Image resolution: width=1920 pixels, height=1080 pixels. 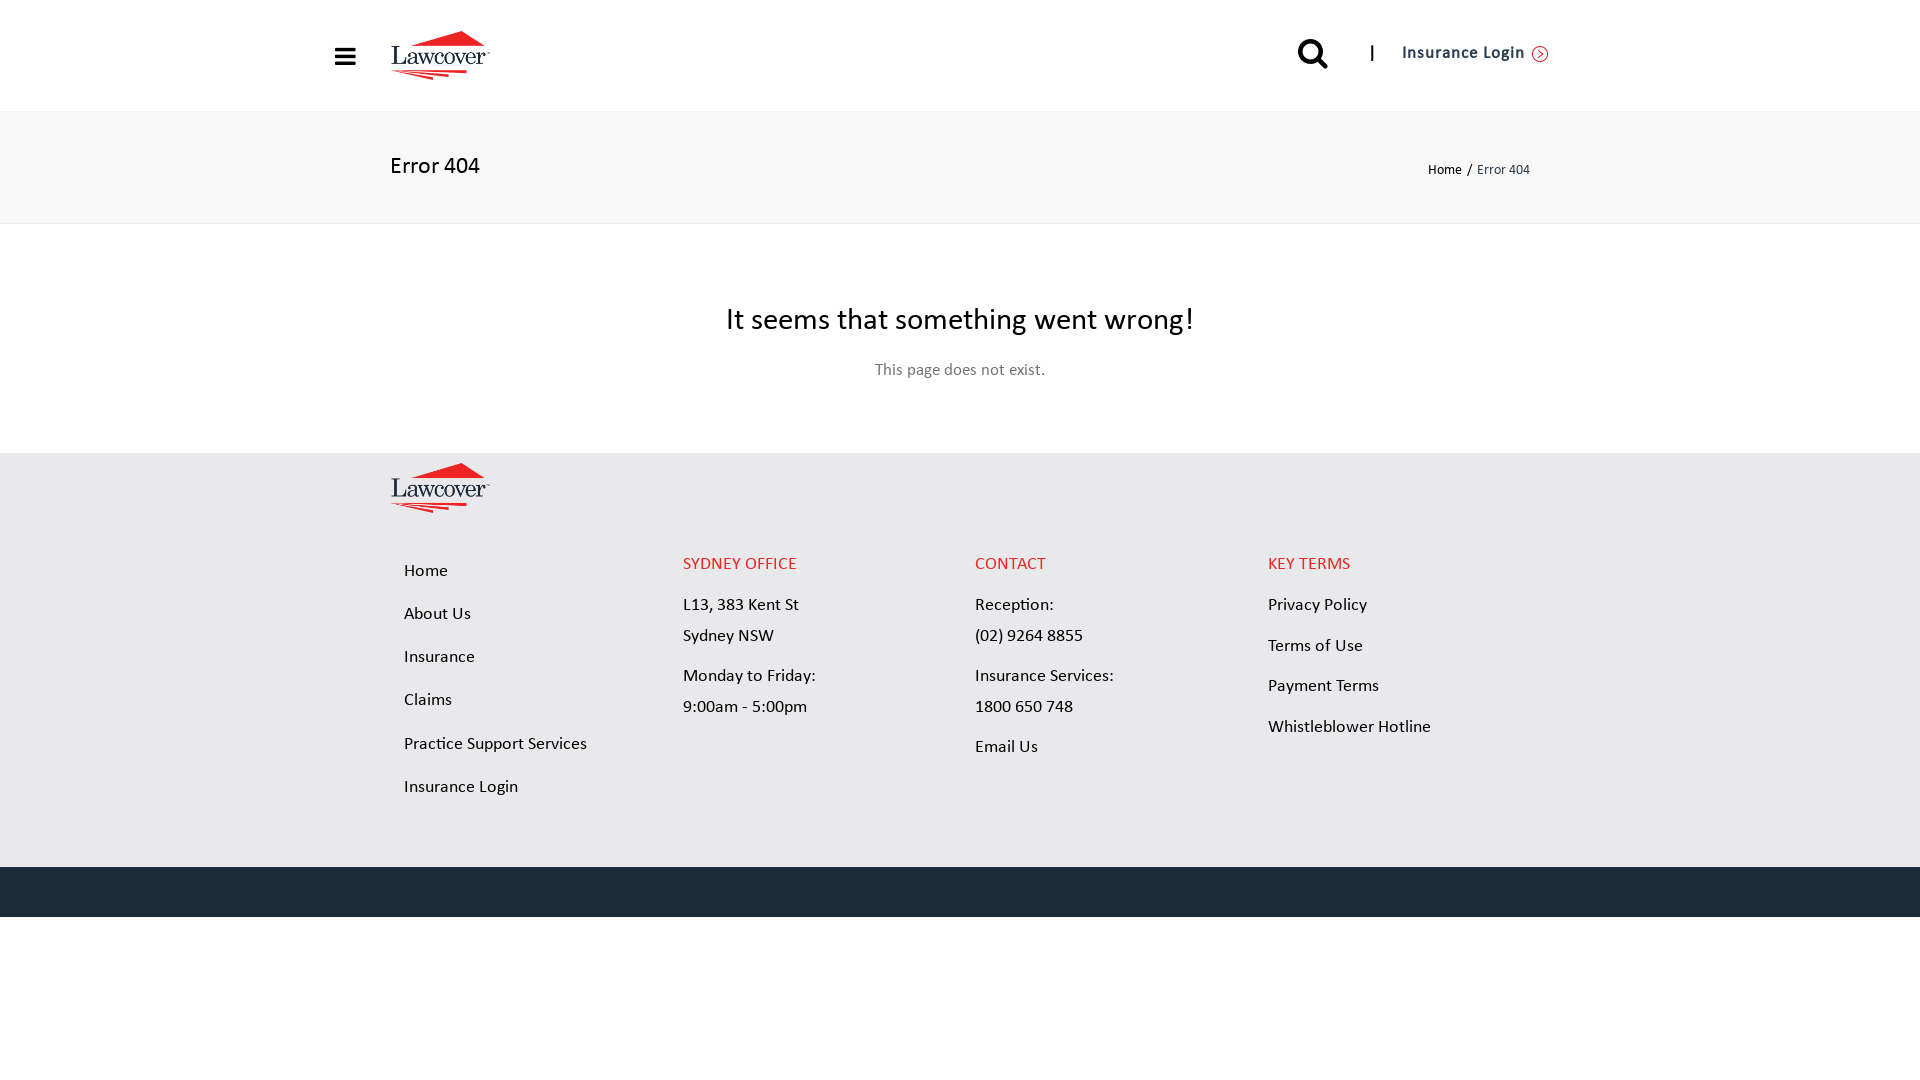 What do you see at coordinates (521, 613) in the screenshot?
I see `'About Us'` at bounding box center [521, 613].